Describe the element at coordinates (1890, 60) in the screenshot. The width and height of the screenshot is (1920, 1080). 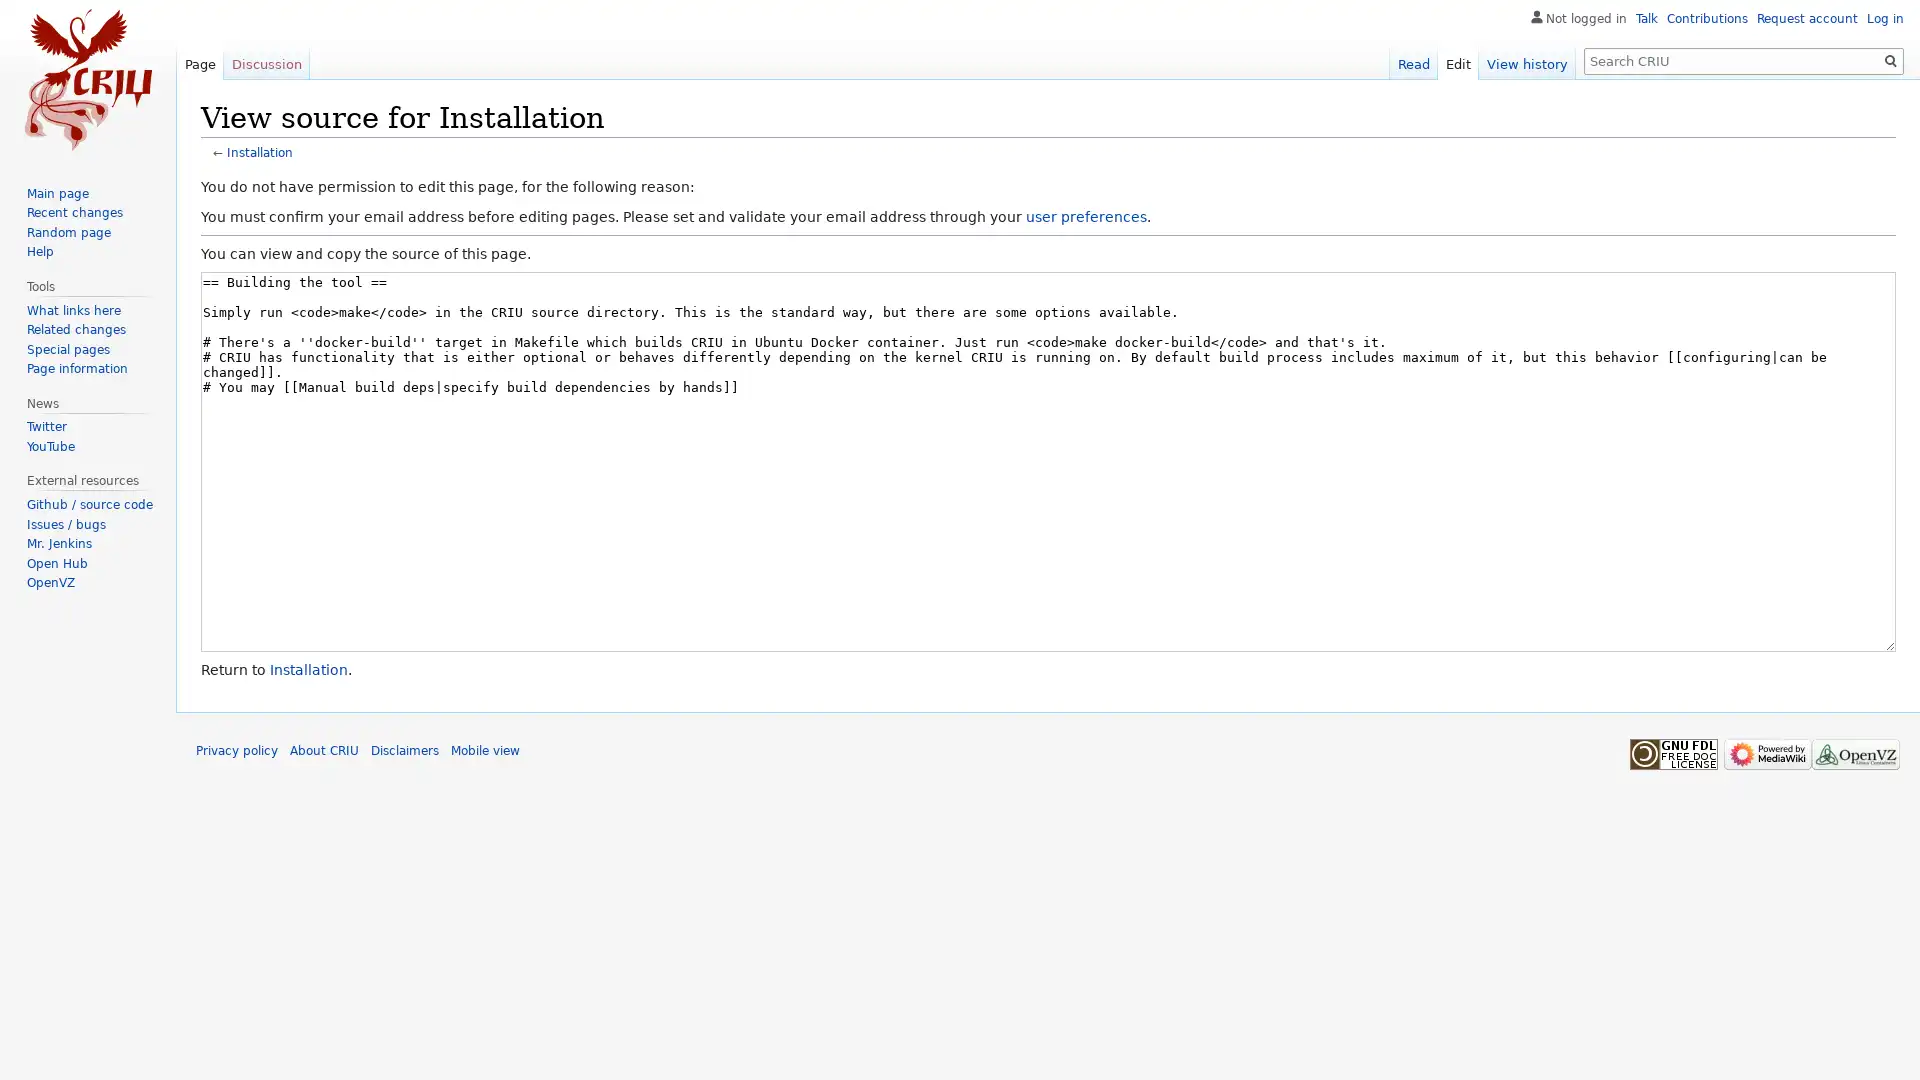
I see `Go` at that location.